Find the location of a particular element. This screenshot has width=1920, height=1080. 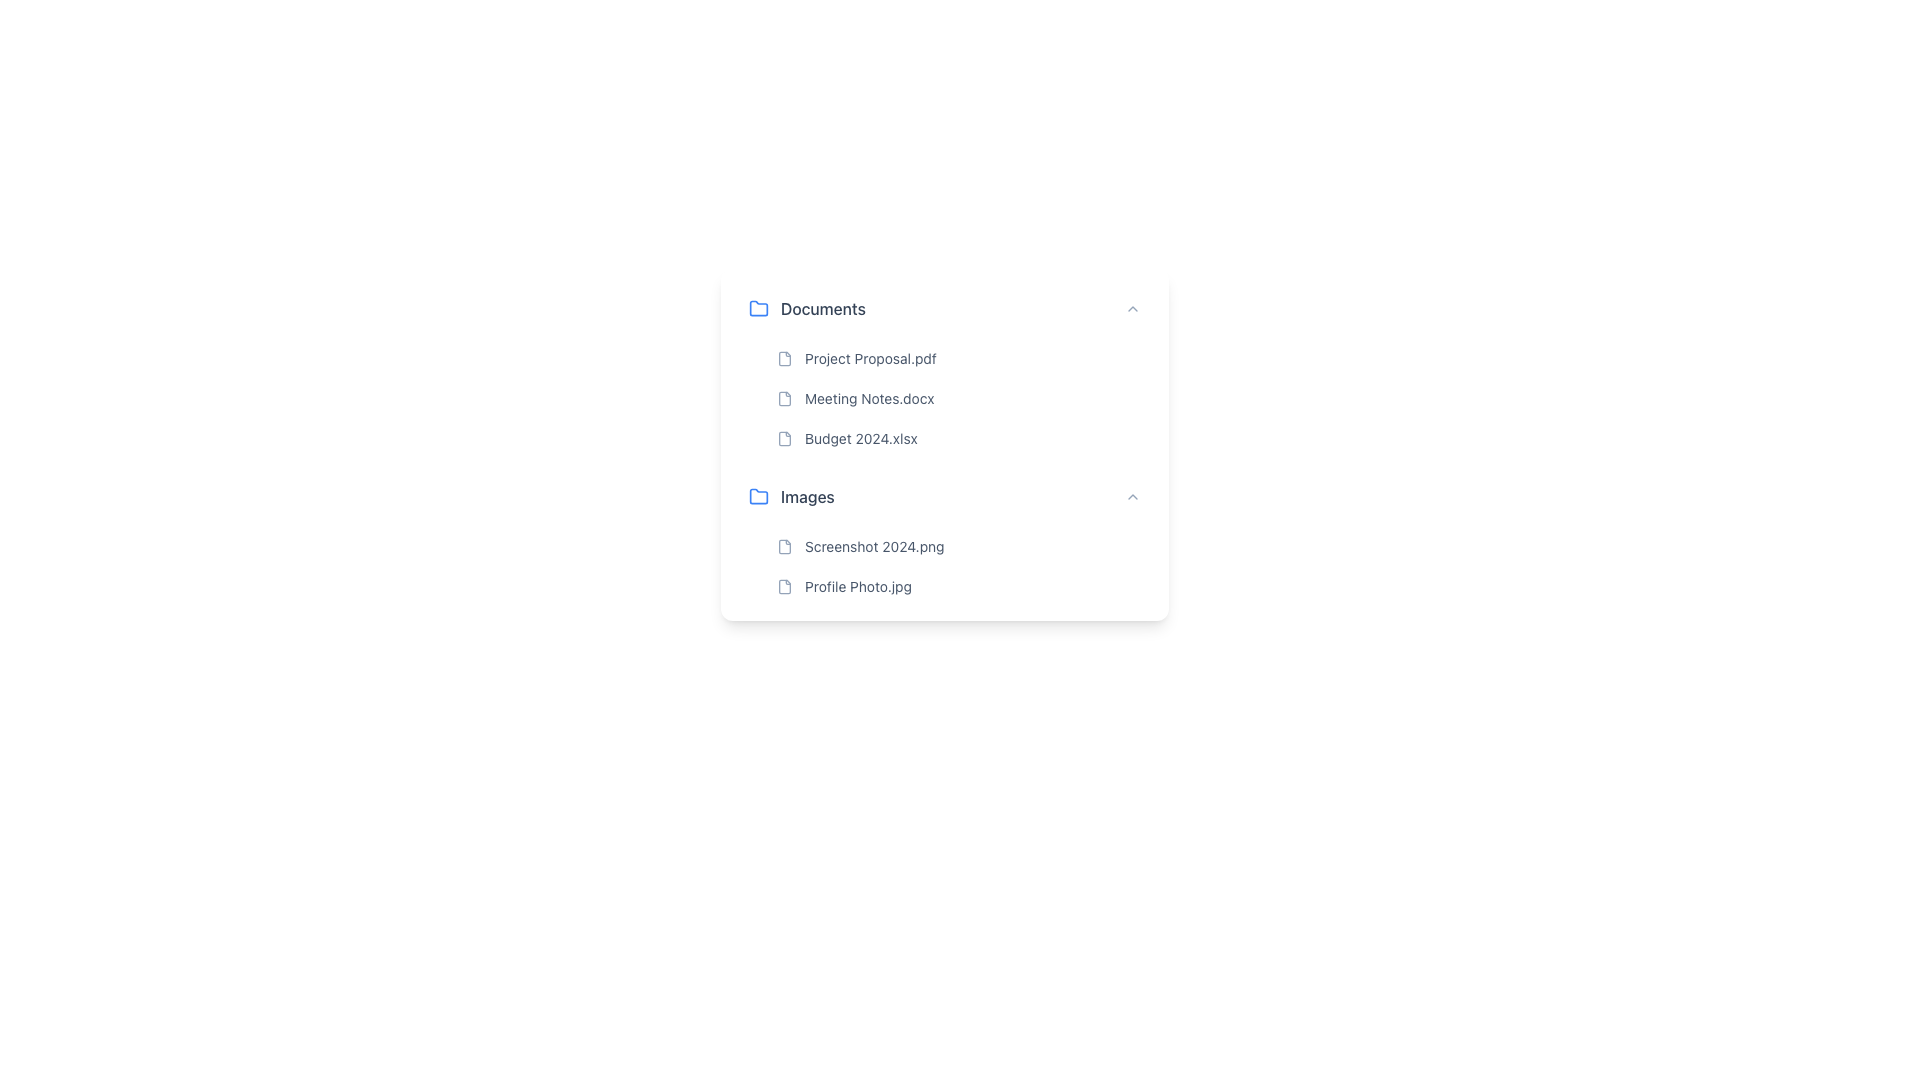

the 'Documents' icon, which visually represents the 'Documents' section and is located to the immediate left of the text label 'Documents' is located at coordinates (757, 308).